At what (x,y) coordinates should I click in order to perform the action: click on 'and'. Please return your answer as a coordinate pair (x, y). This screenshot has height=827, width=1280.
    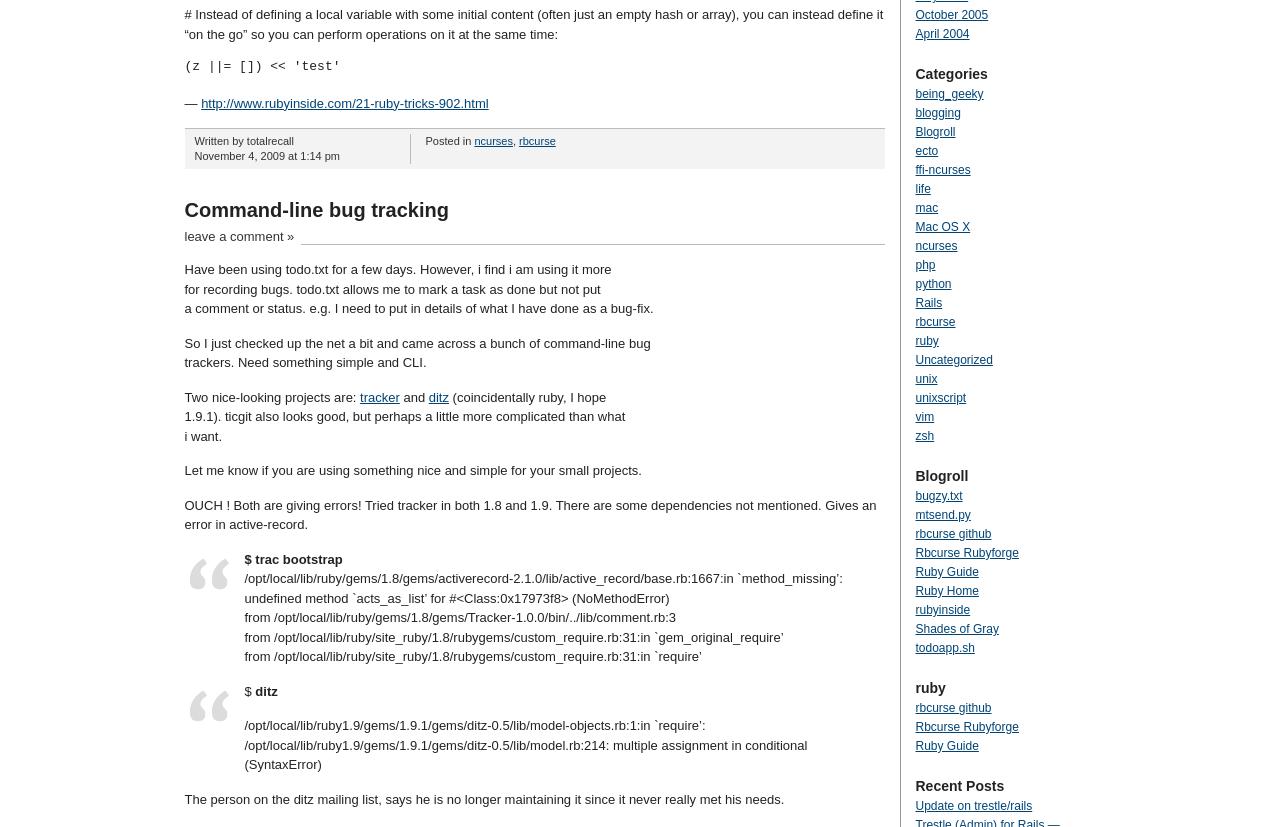
    Looking at the image, I should click on (398, 396).